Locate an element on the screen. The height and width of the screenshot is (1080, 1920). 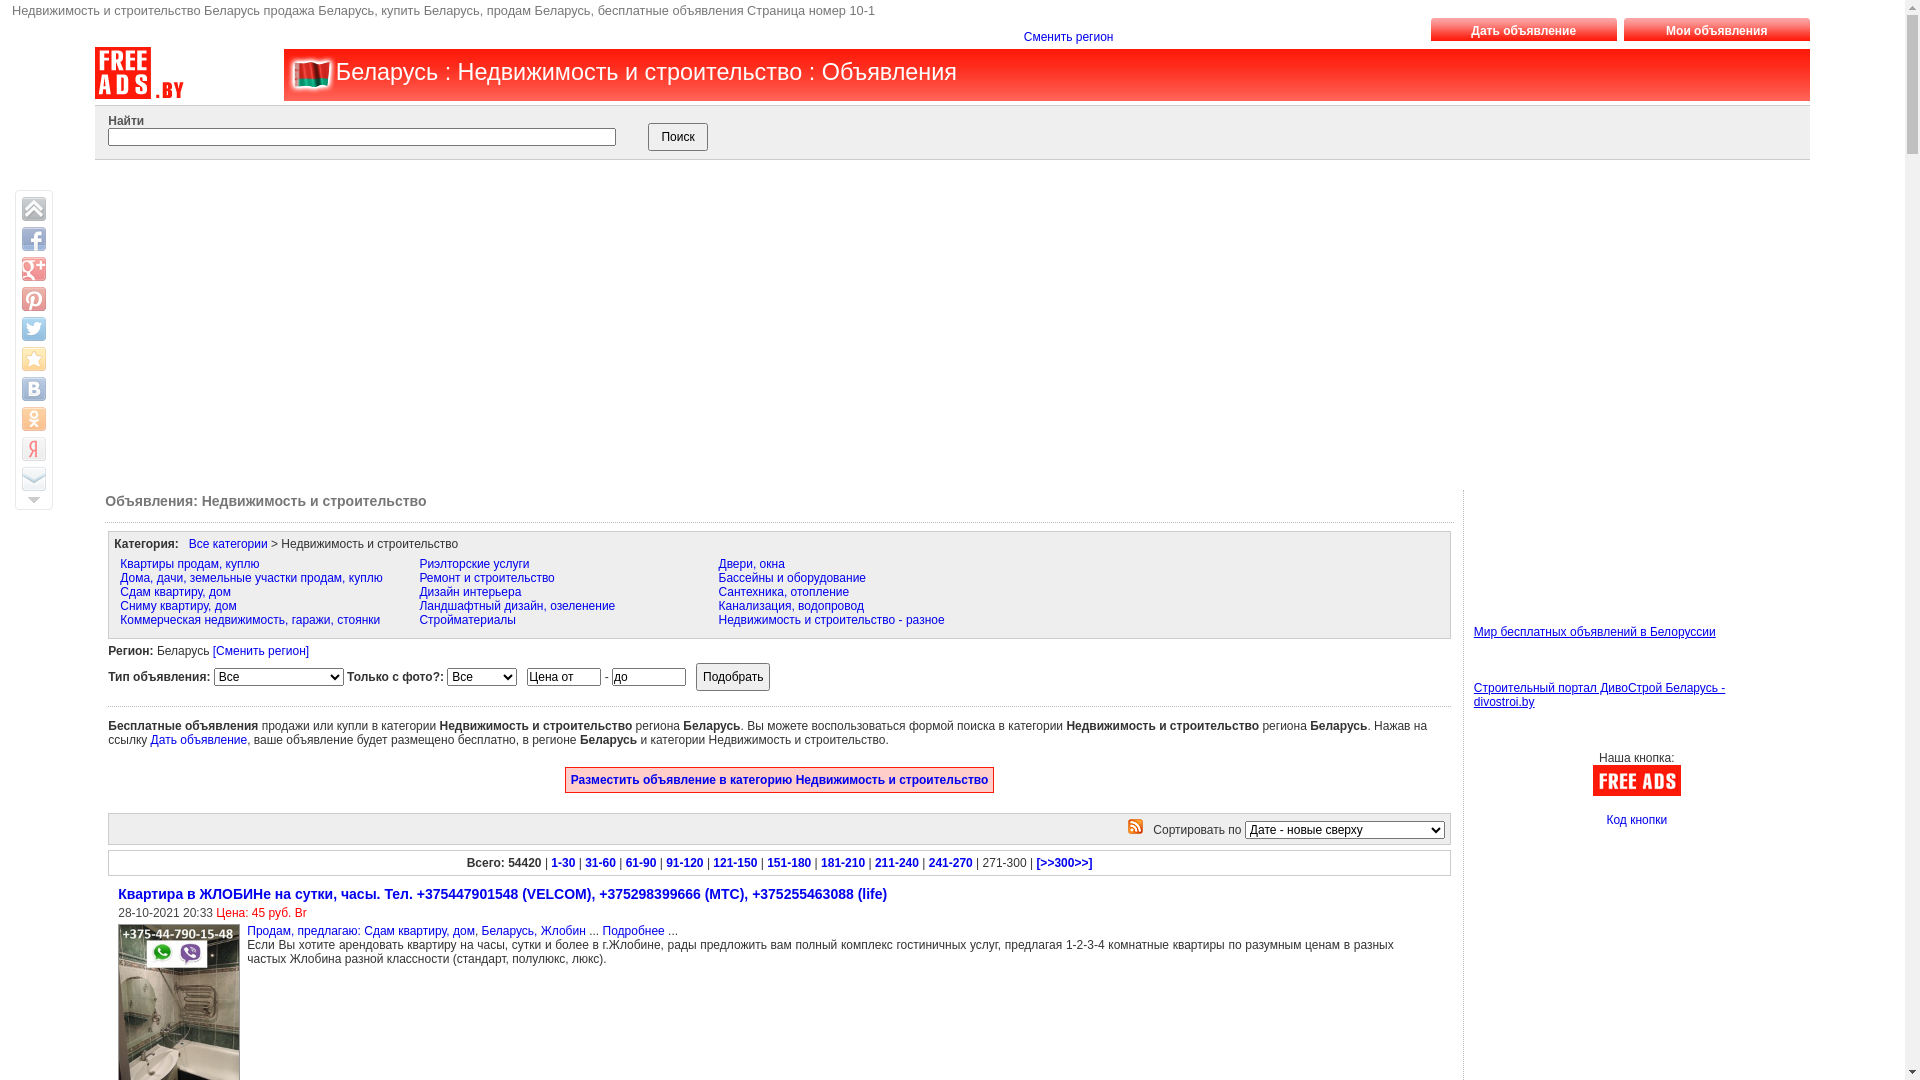
'31-60' is located at coordinates (599, 862).